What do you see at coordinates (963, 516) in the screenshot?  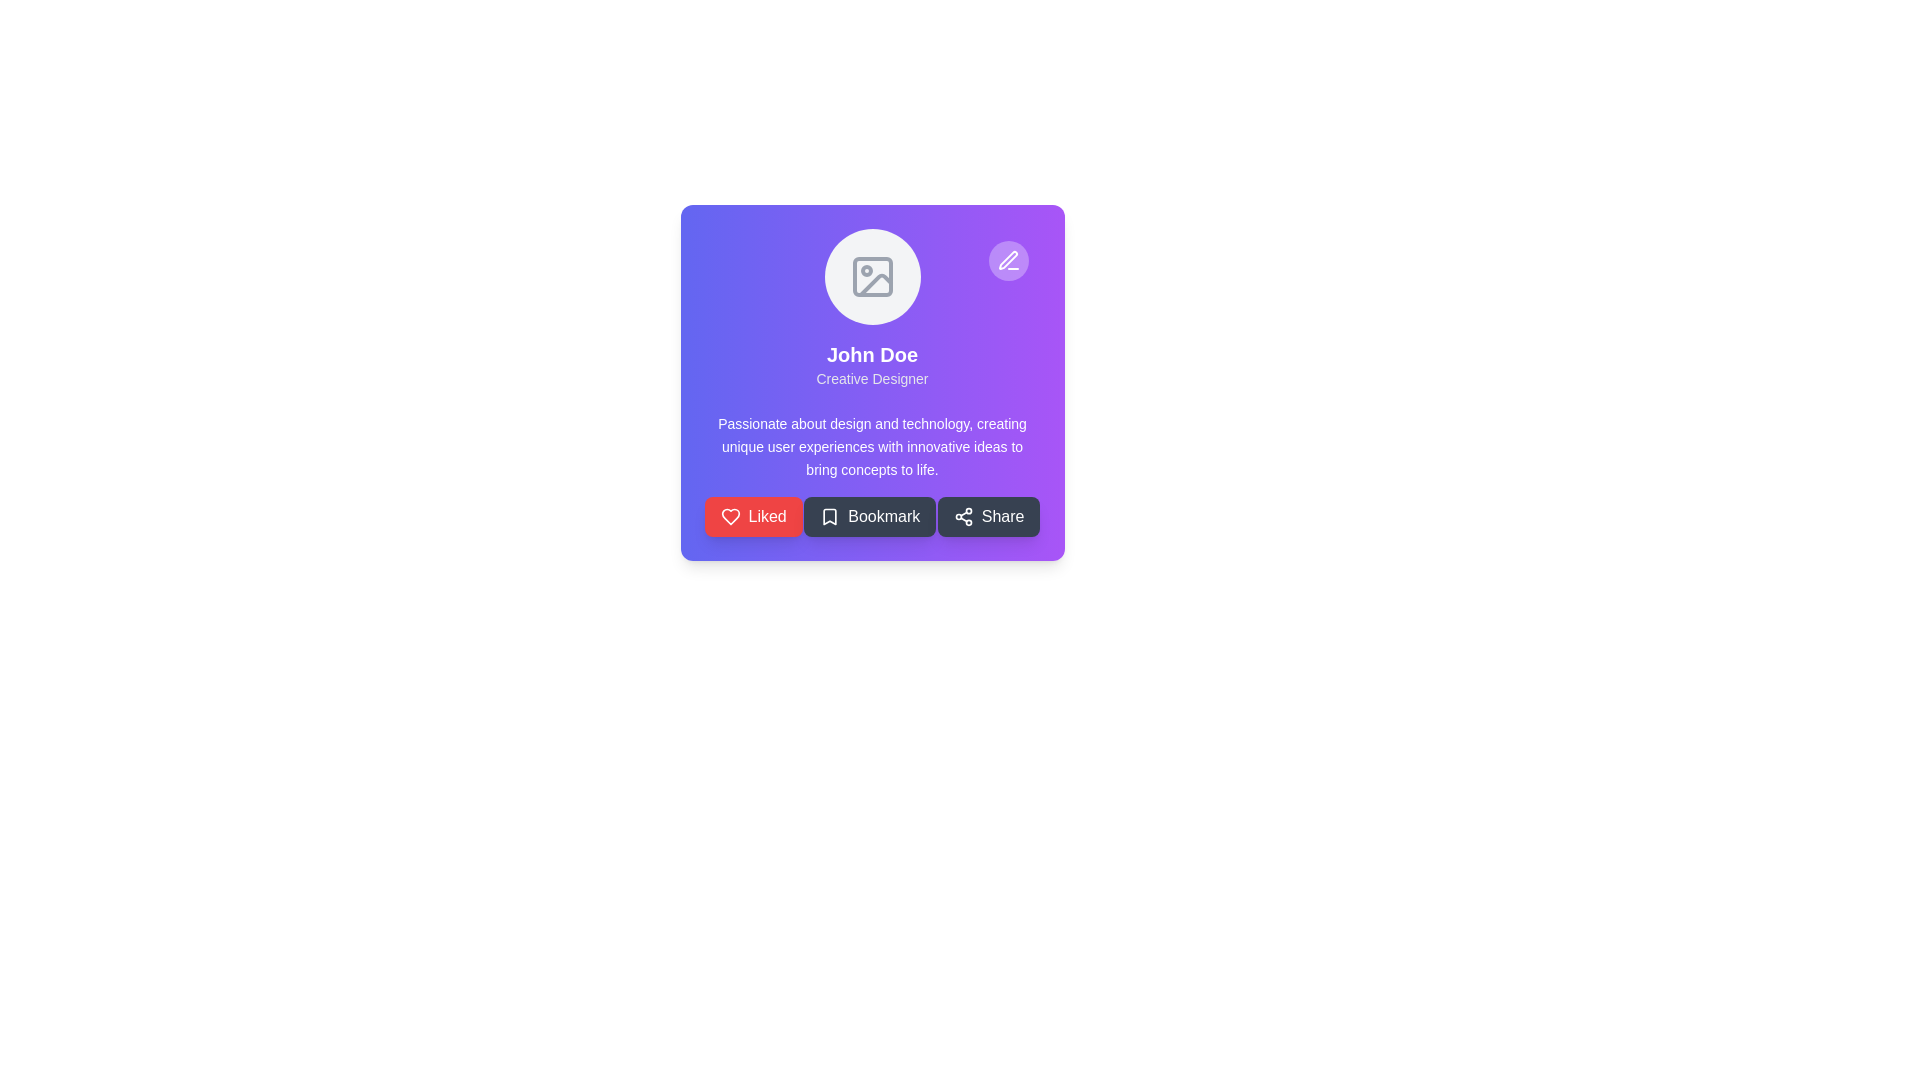 I see `the sharing icon located at the leftmost position of the 'Share' button` at bounding box center [963, 516].